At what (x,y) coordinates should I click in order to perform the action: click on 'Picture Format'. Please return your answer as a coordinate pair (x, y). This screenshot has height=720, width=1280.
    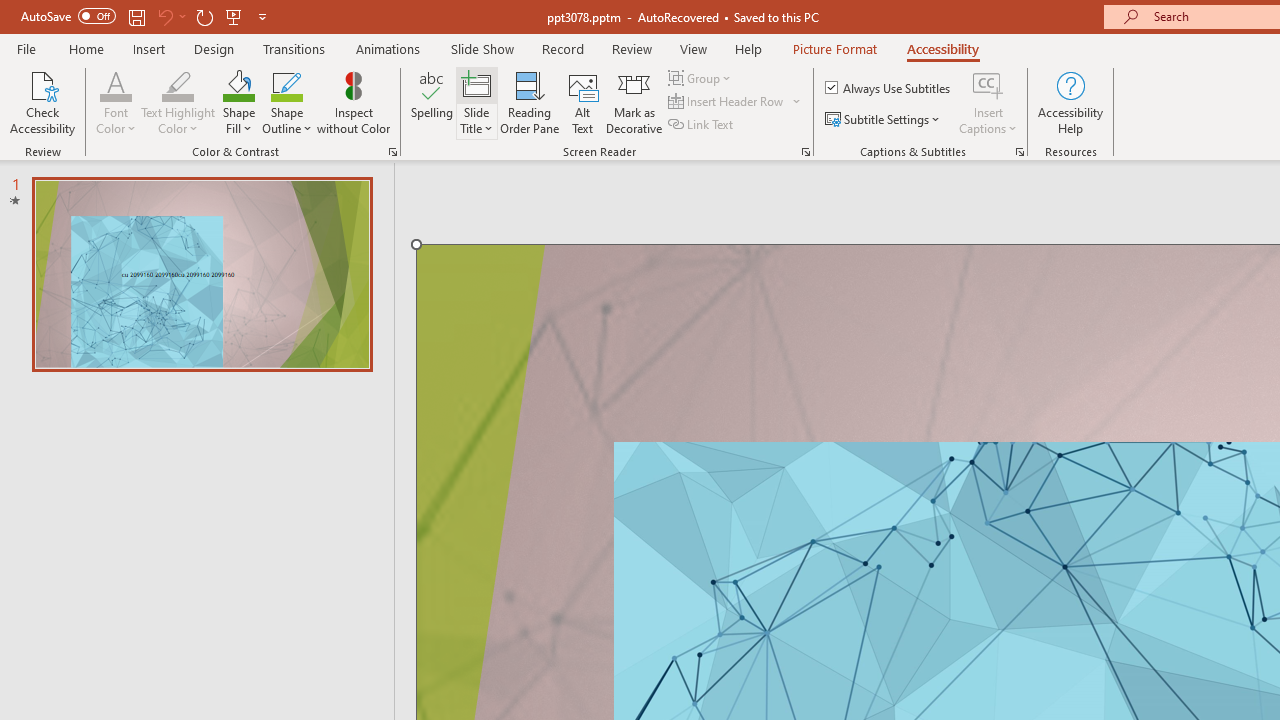
    Looking at the image, I should click on (835, 48).